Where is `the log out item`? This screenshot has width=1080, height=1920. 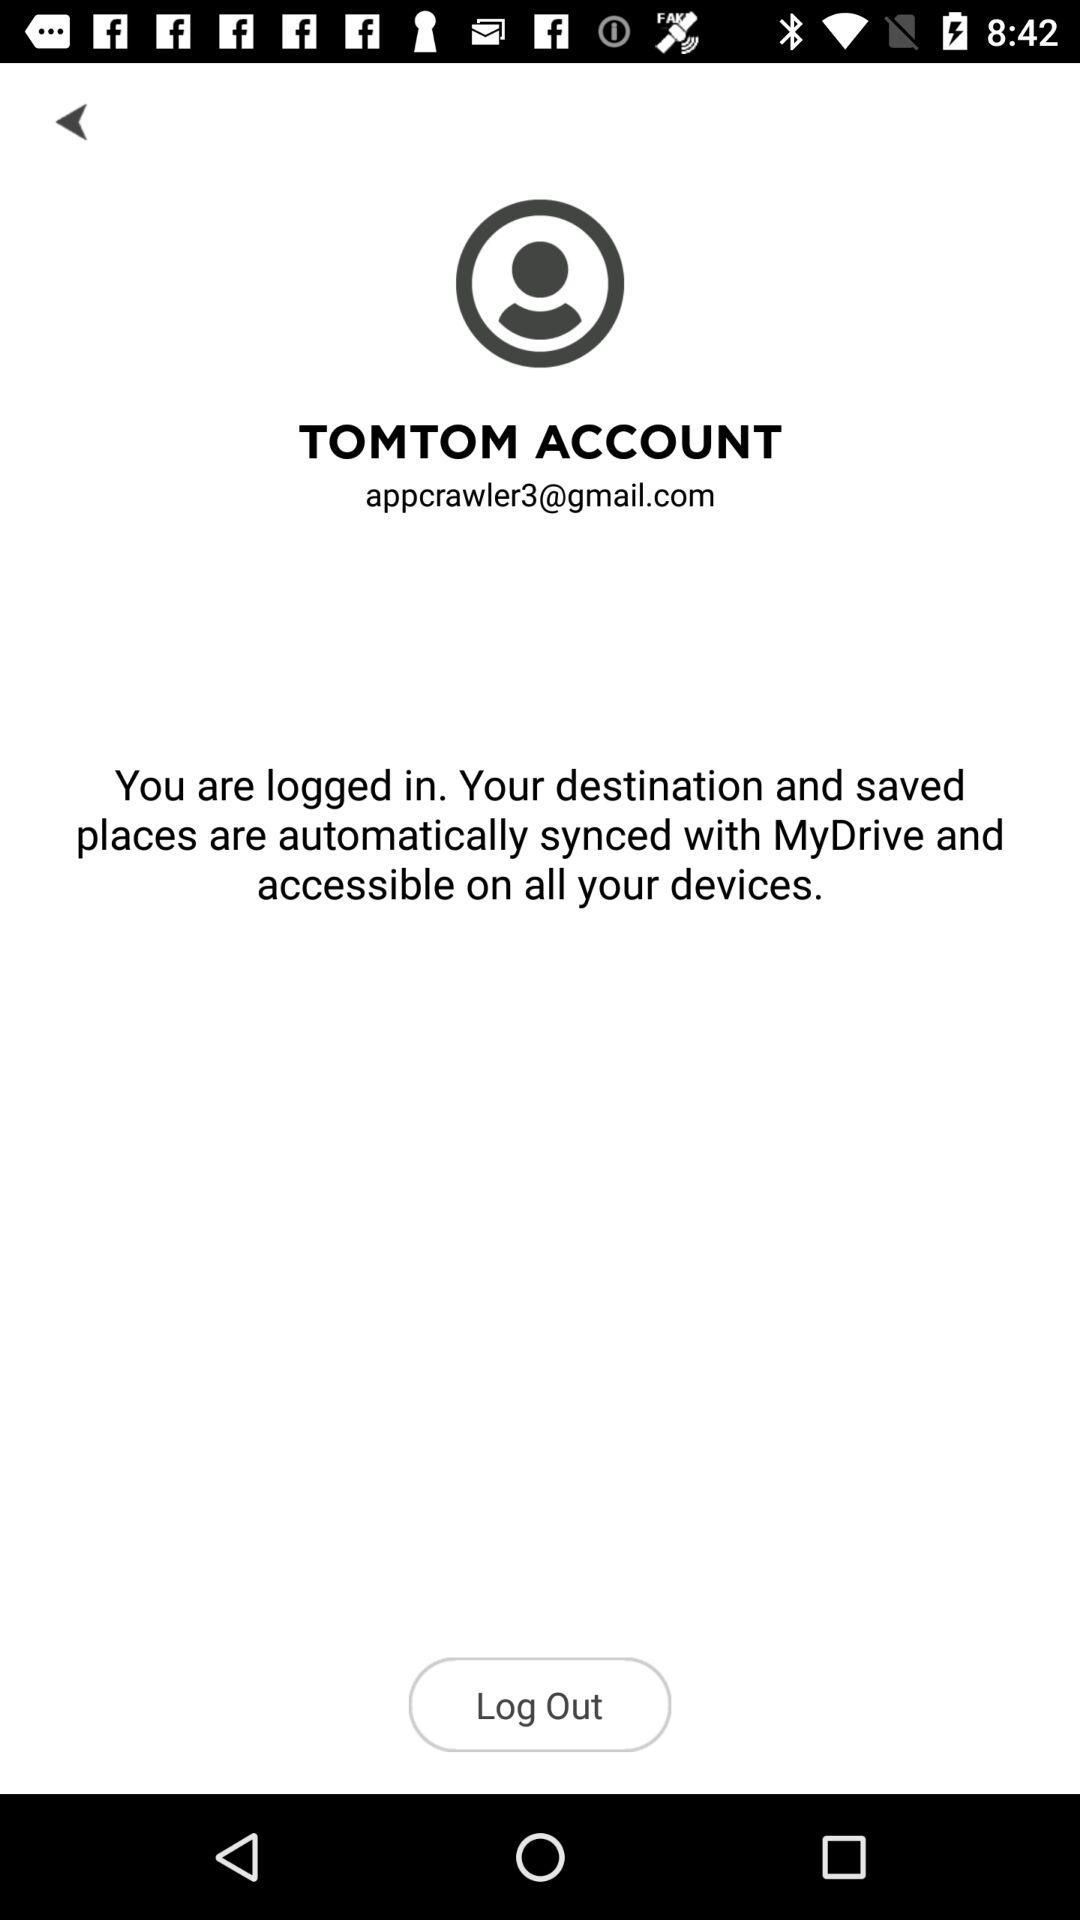 the log out item is located at coordinates (540, 1703).